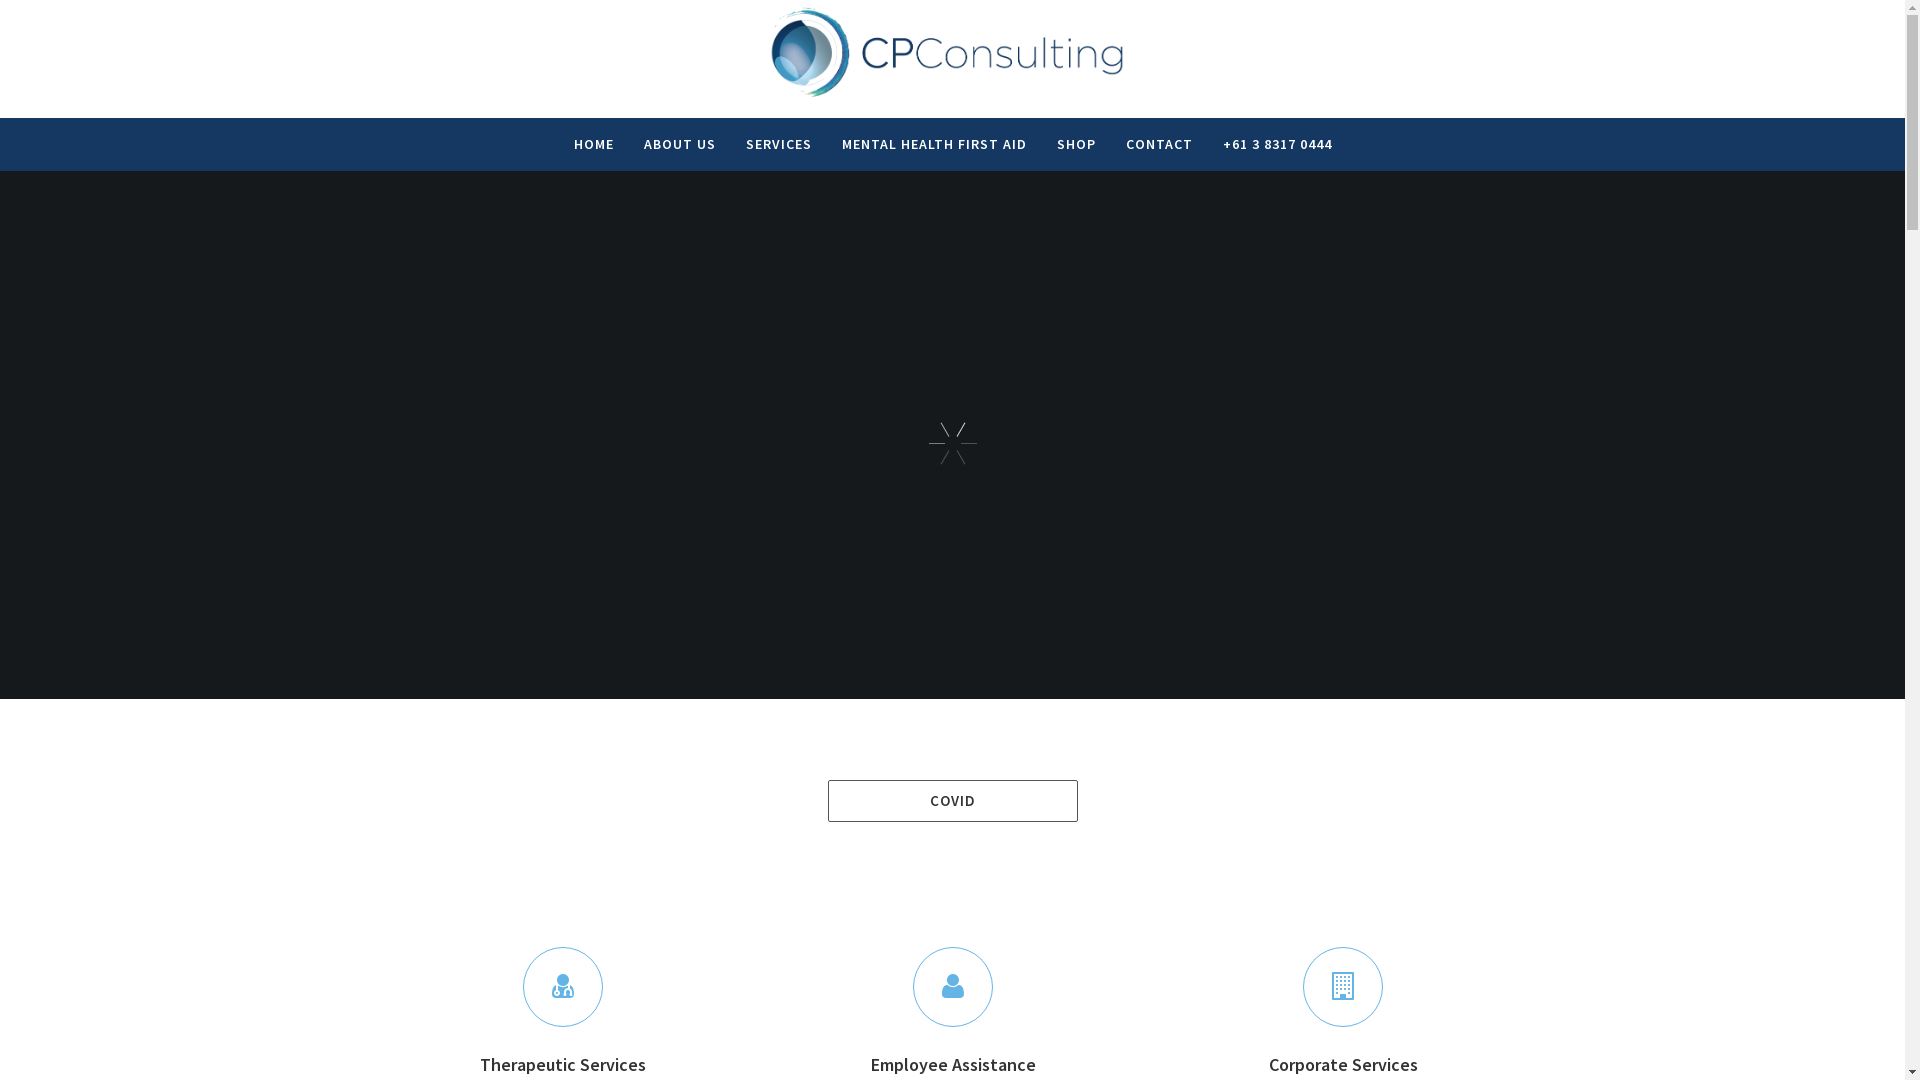 The width and height of the screenshot is (1920, 1080). What do you see at coordinates (1075, 144) in the screenshot?
I see `'SHOP'` at bounding box center [1075, 144].